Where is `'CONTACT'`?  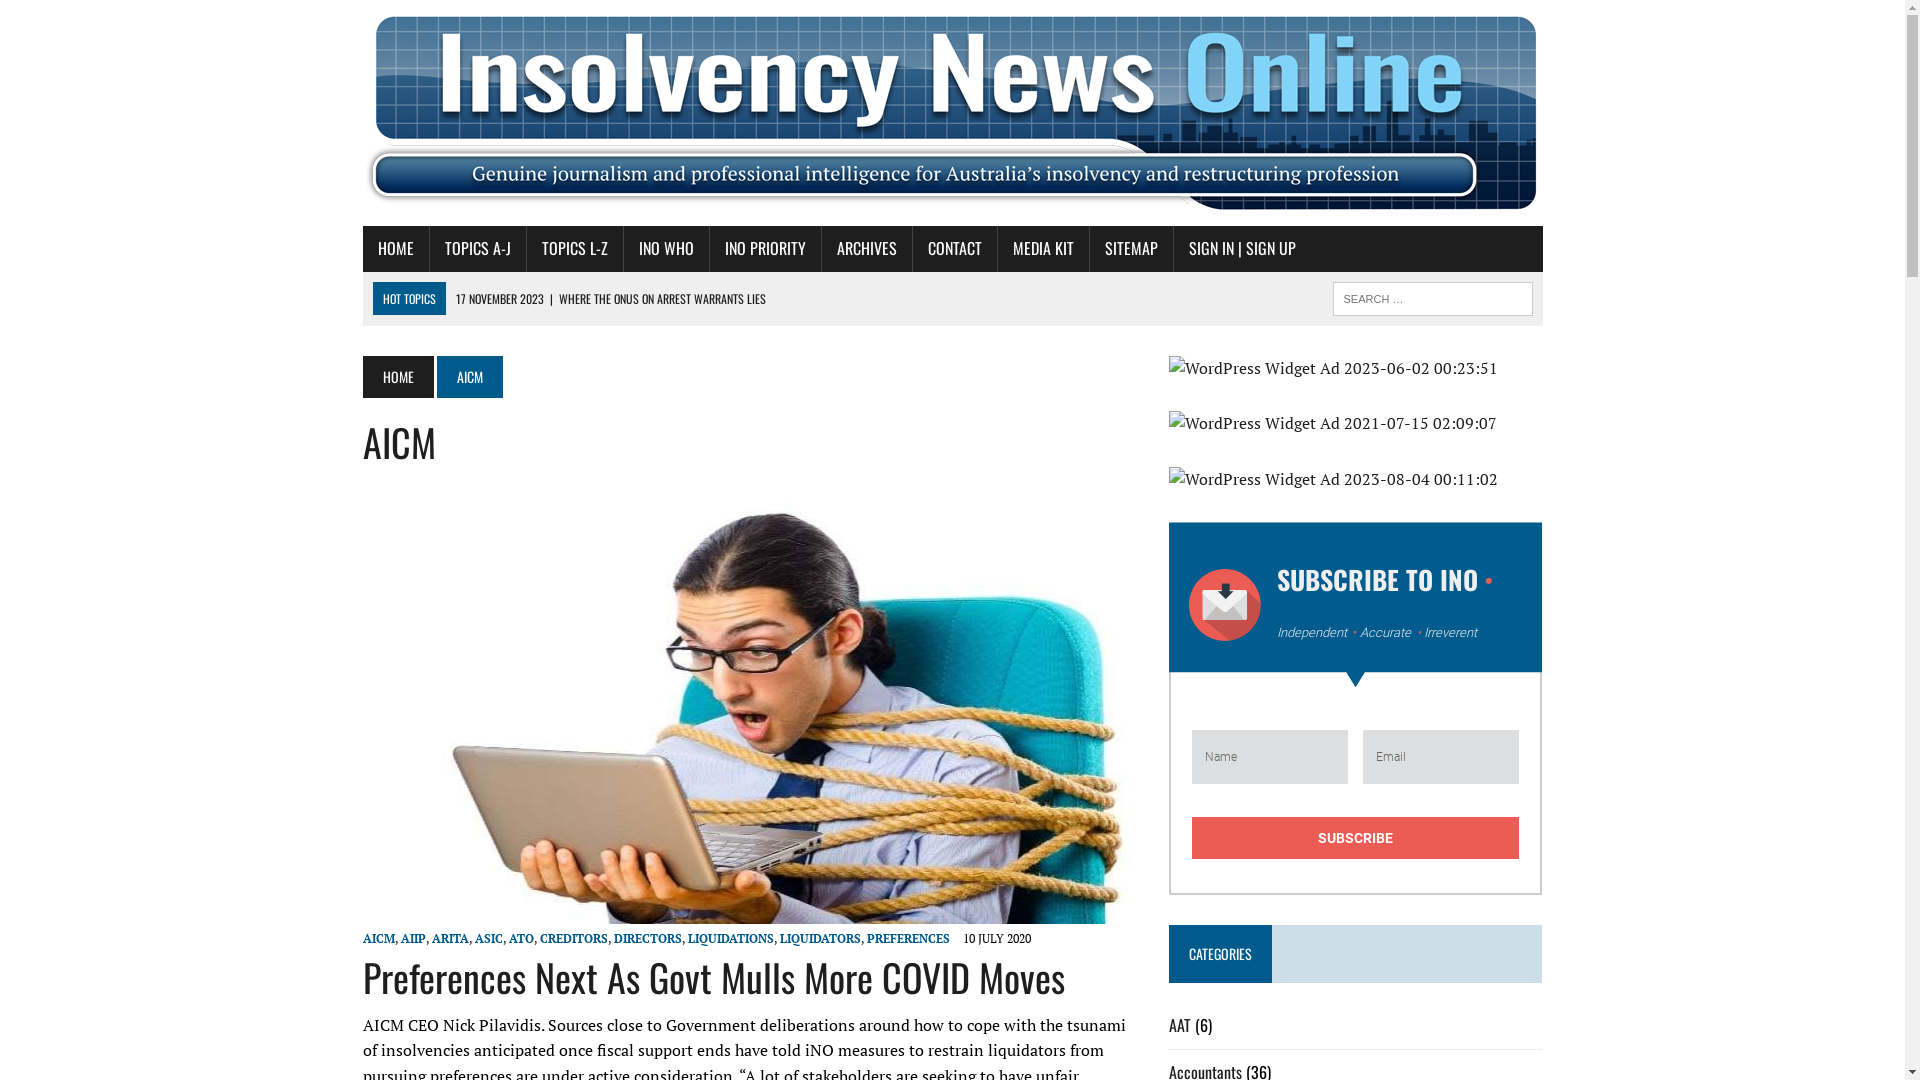 'CONTACT' is located at coordinates (953, 248).